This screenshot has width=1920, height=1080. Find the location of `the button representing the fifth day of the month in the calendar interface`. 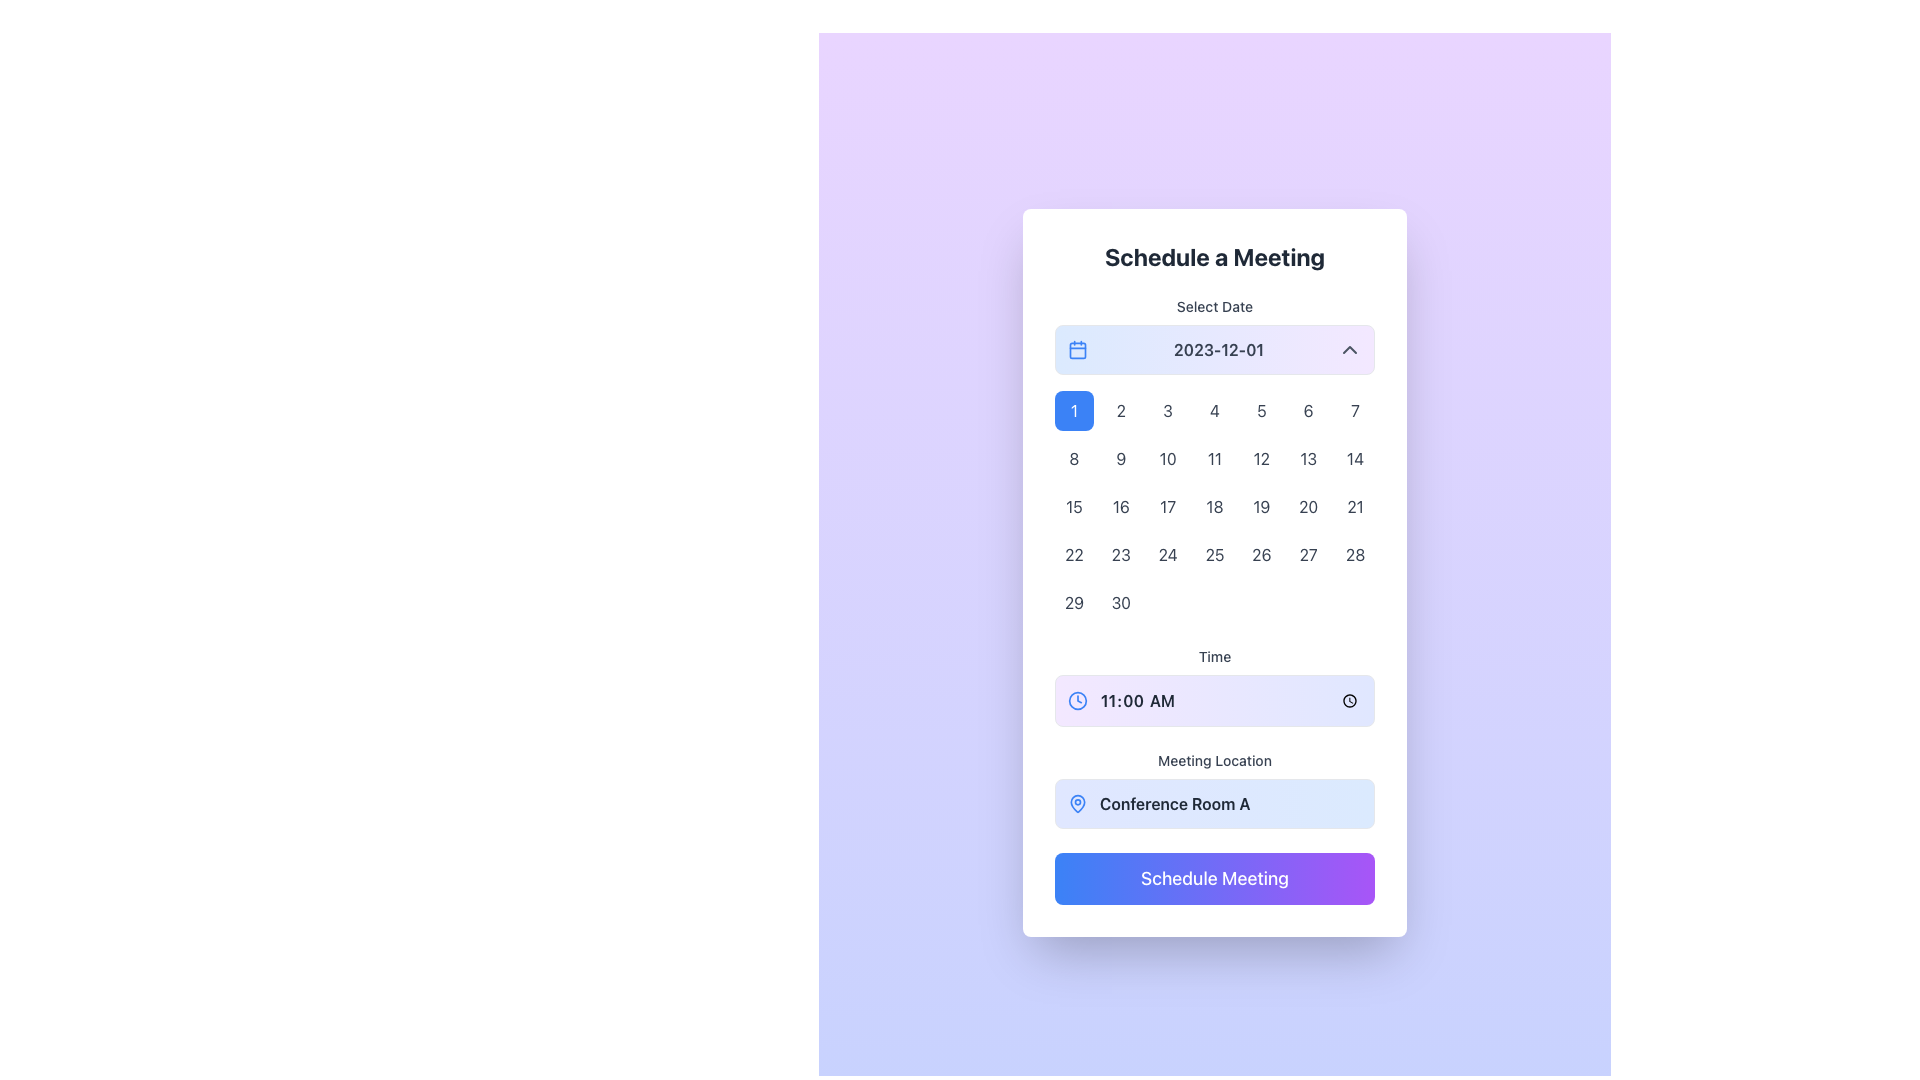

the button representing the fifth day of the month in the calendar interface is located at coordinates (1260, 410).